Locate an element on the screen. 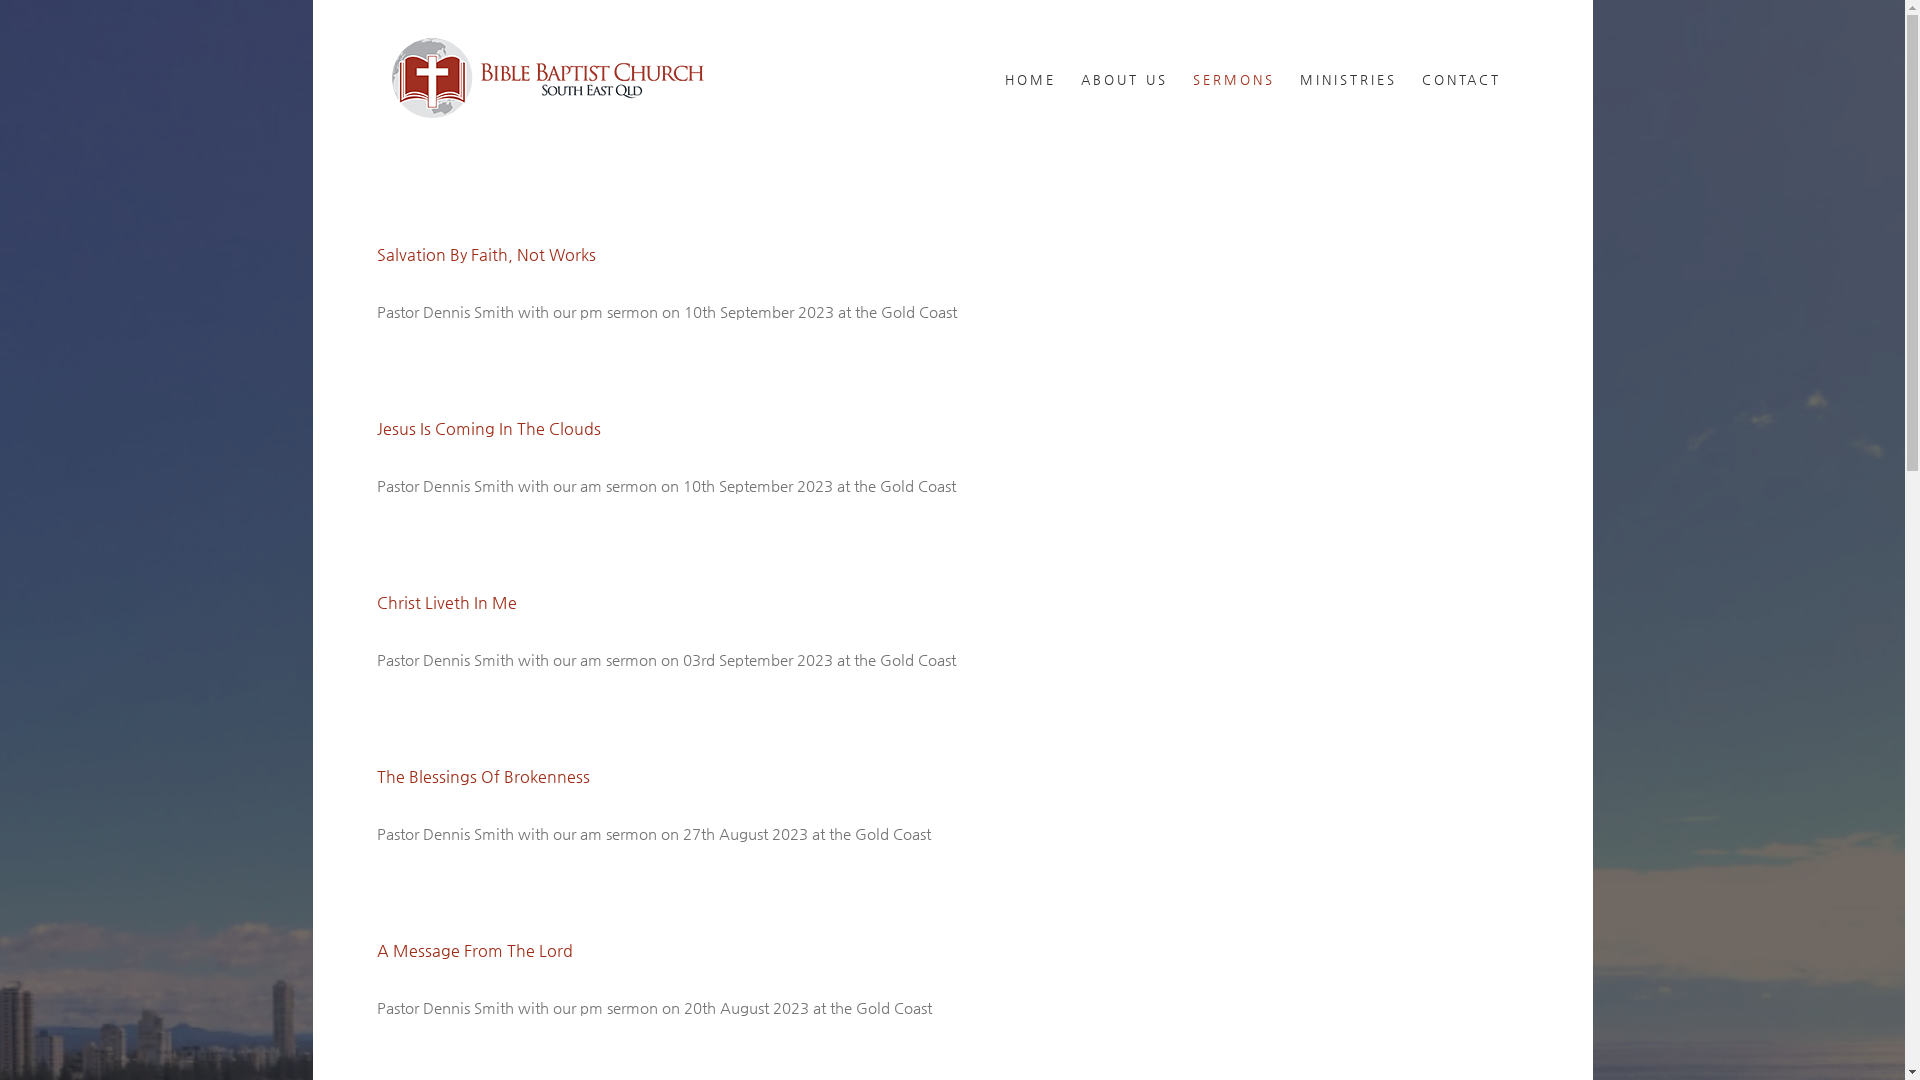  'ABOUT US' is located at coordinates (1124, 77).